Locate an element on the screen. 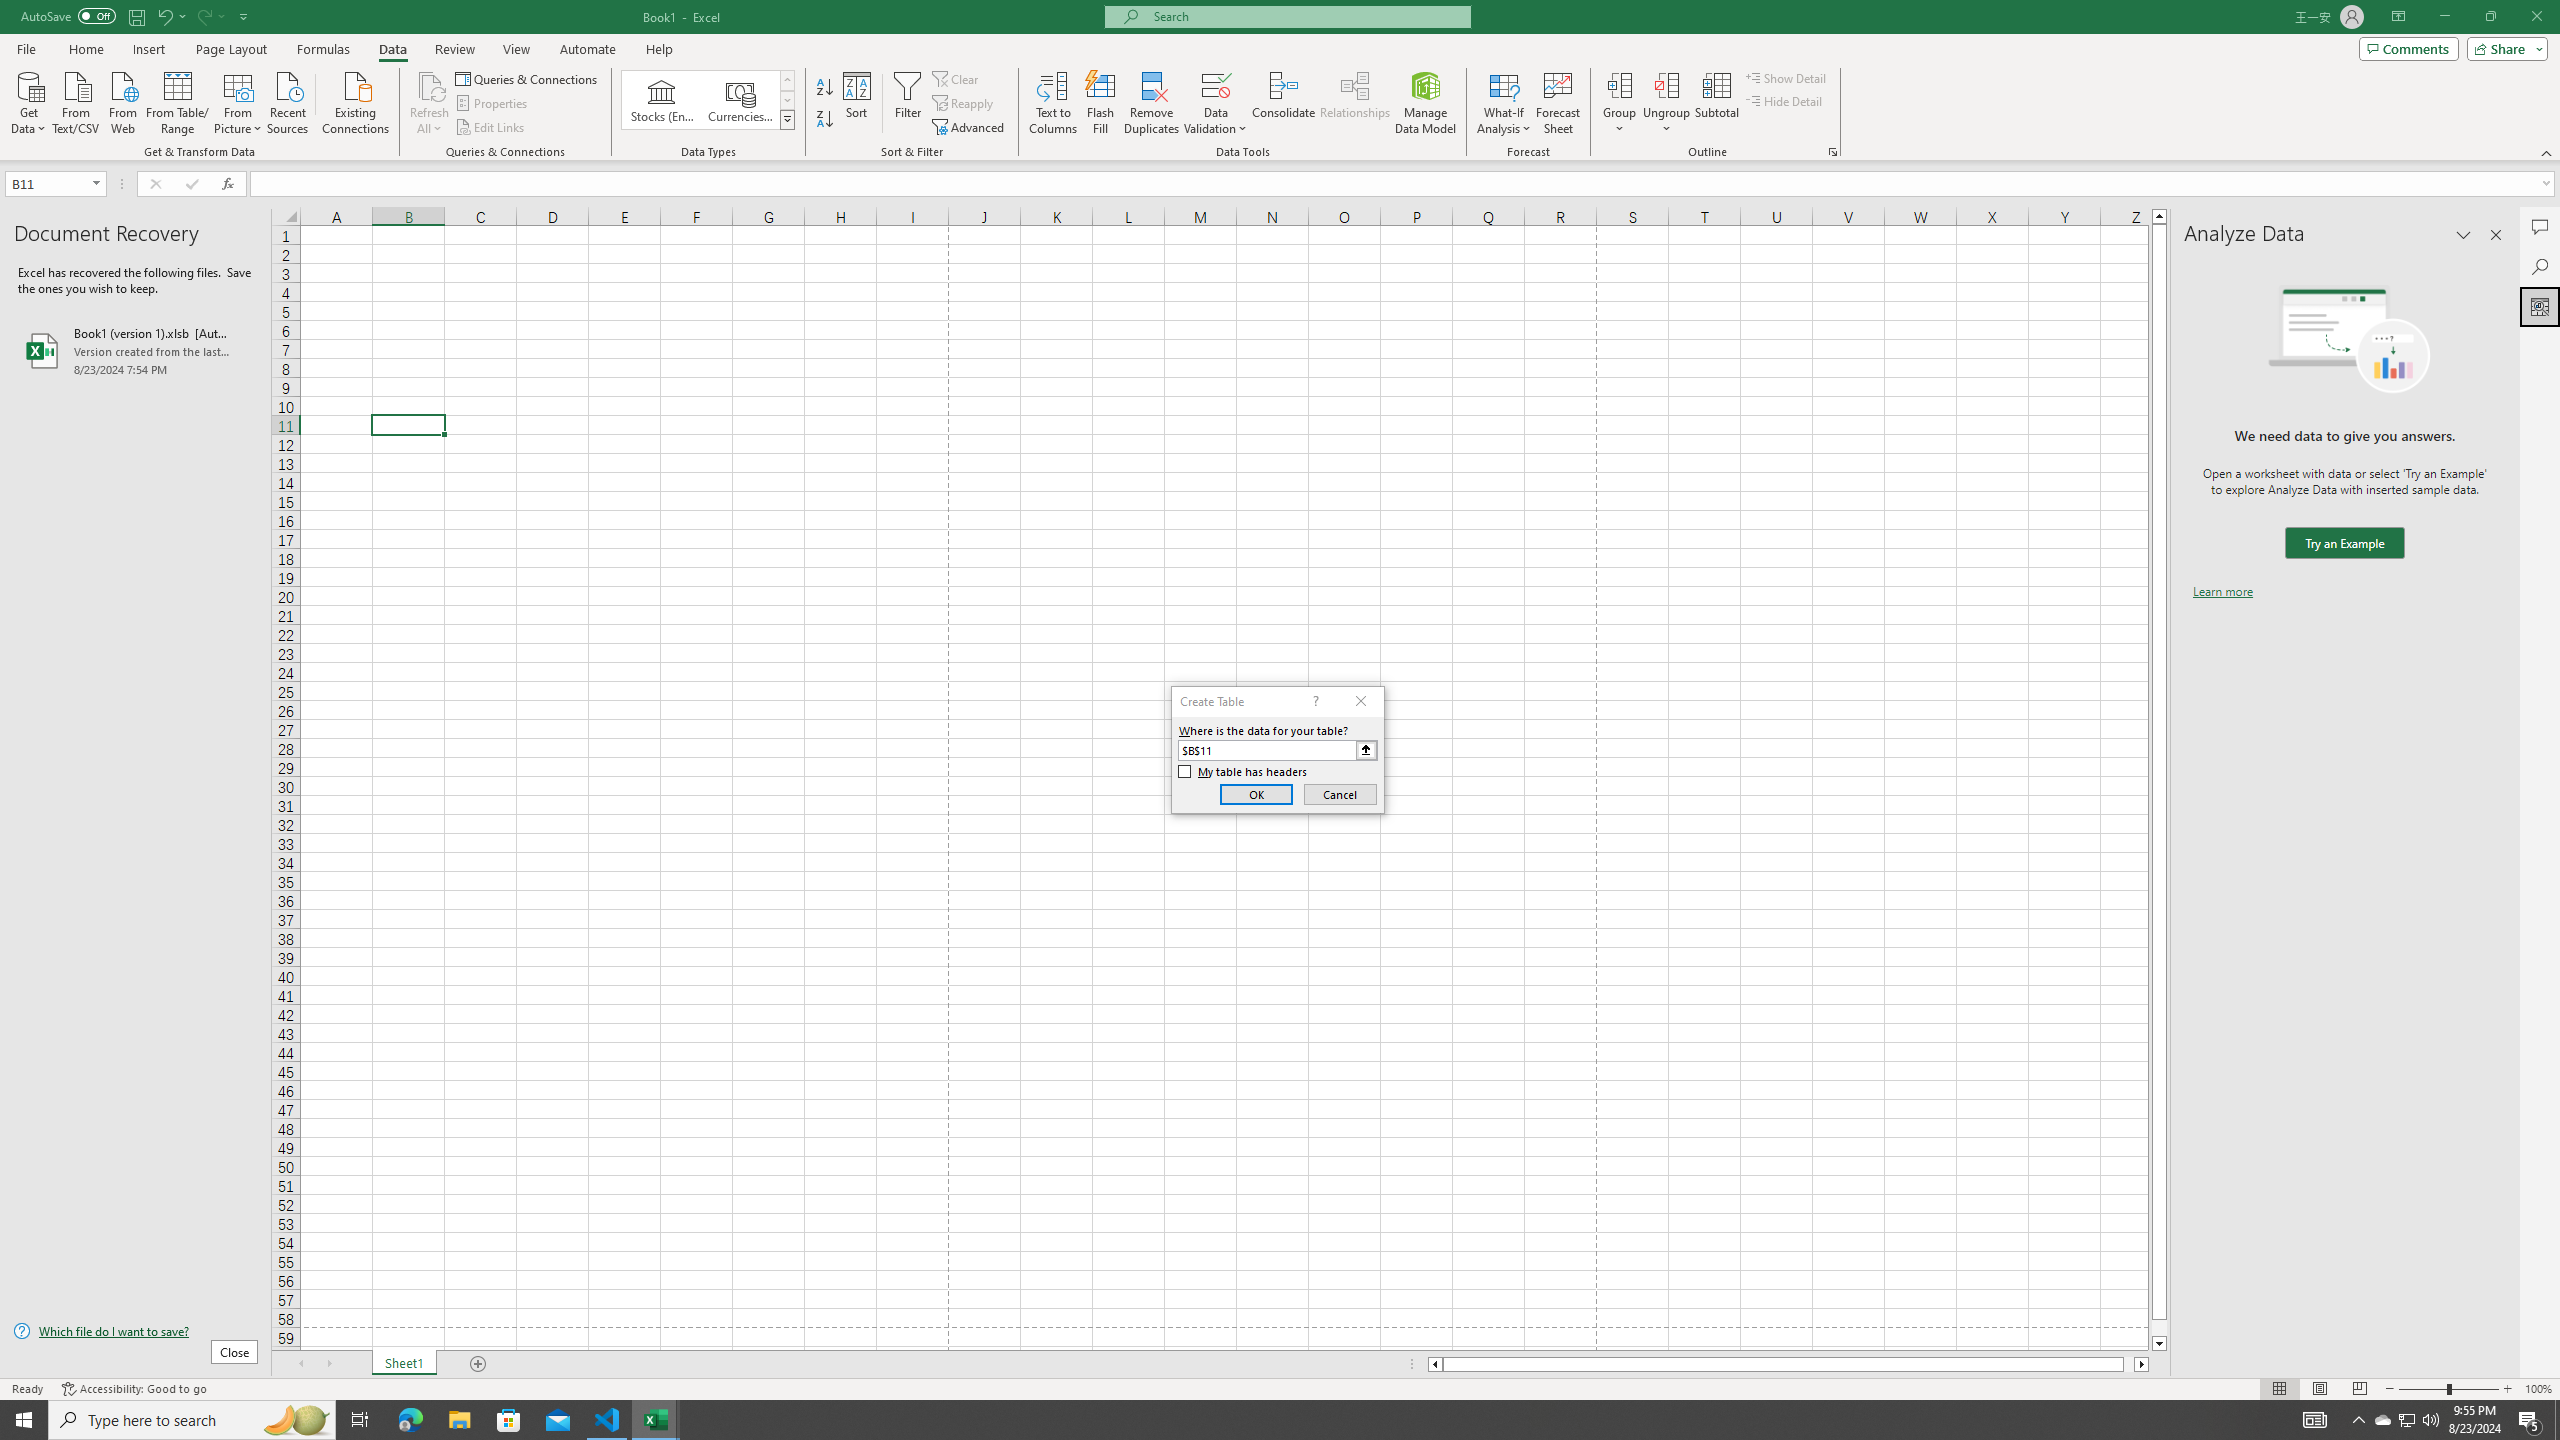 This screenshot has width=2560, height=1440. 'Stocks (English)' is located at coordinates (660, 99).